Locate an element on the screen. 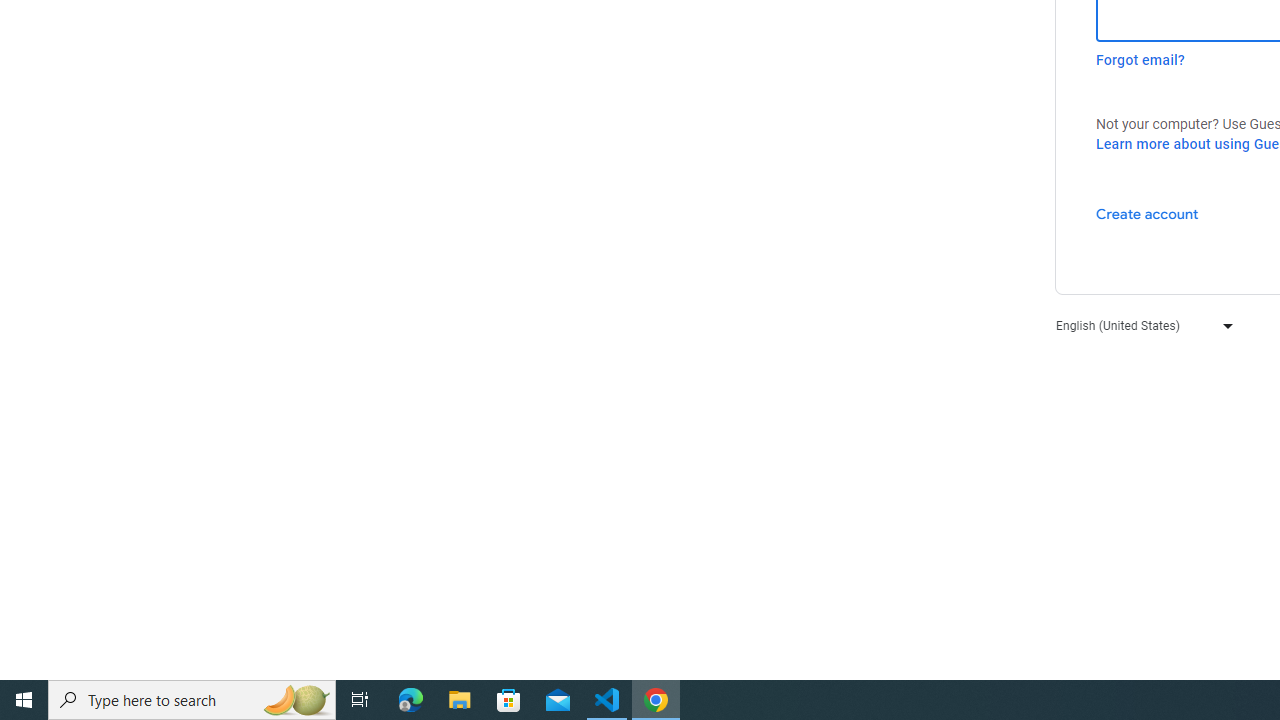 The image size is (1280, 720). 'Create account' is located at coordinates (1146, 213).